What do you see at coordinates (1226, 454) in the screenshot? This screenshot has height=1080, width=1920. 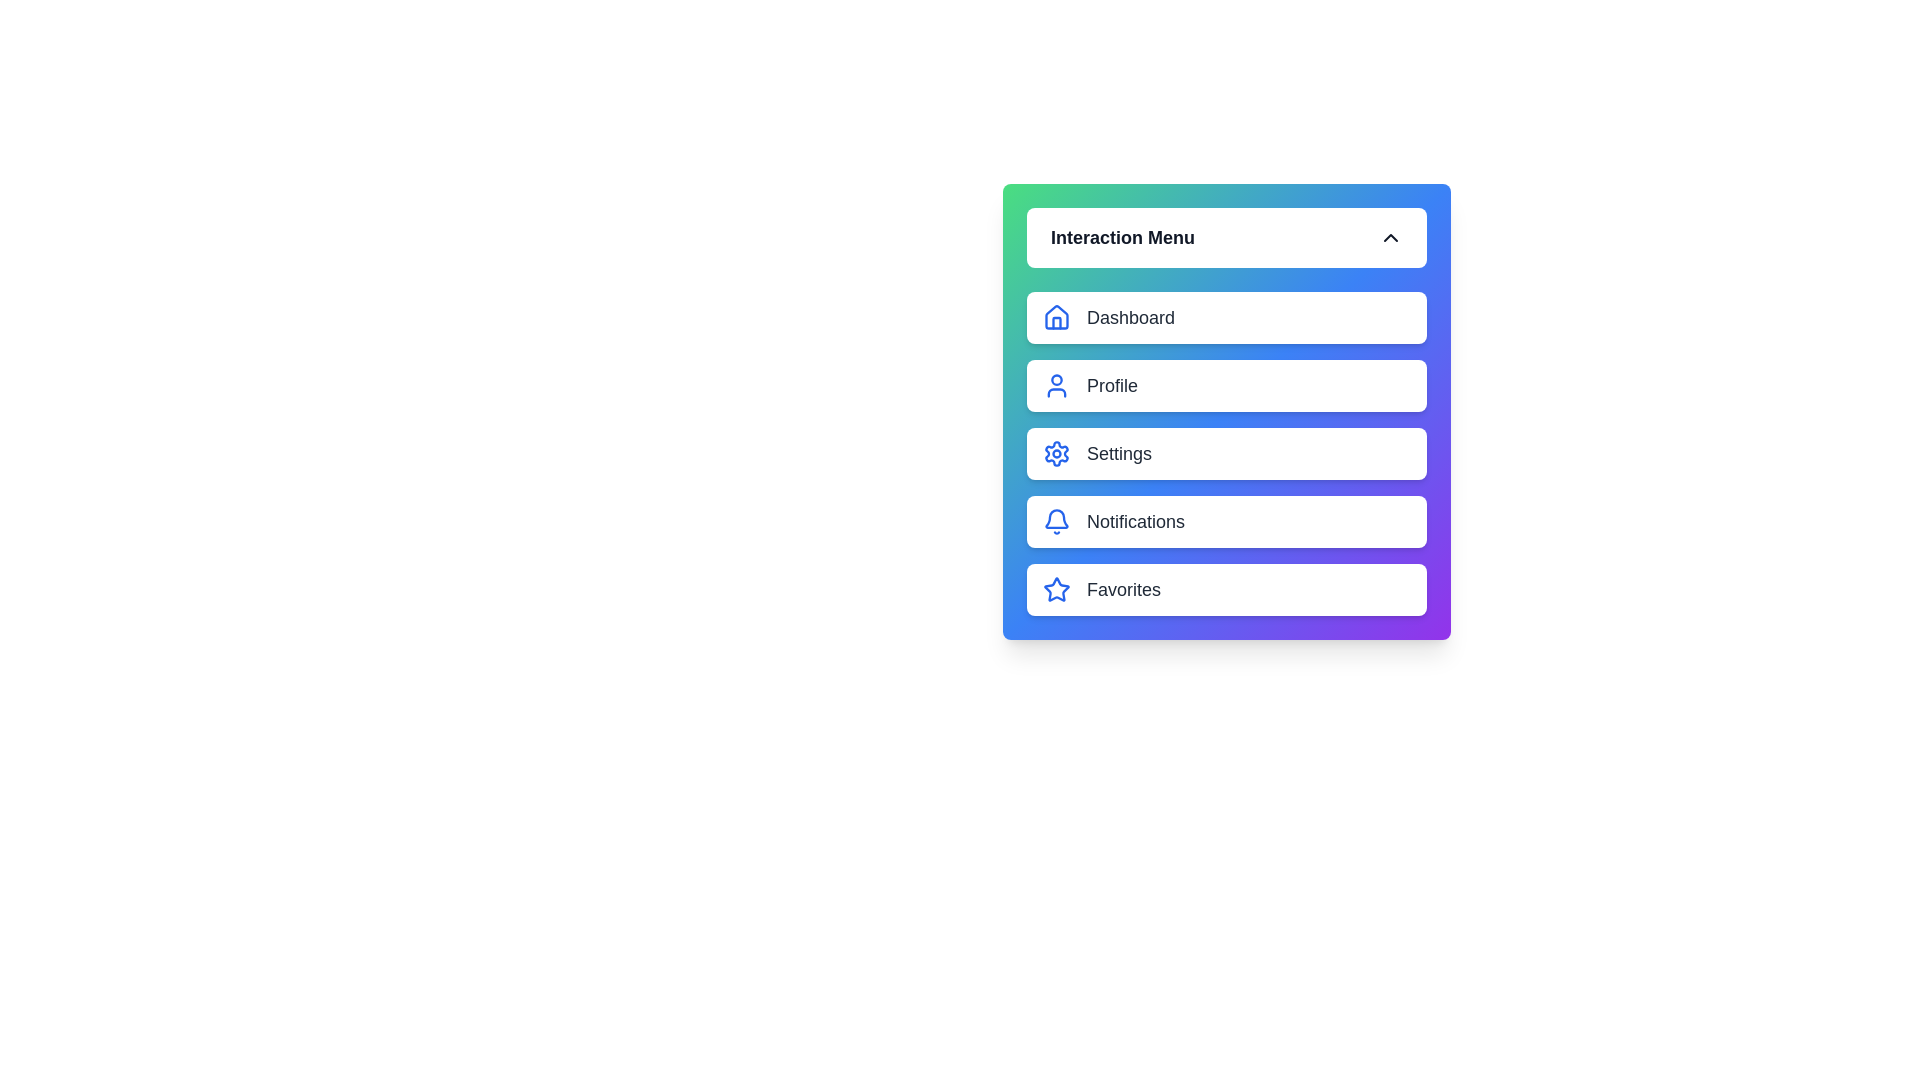 I see `the menu item Settings in the ModernProfileMenu` at bounding box center [1226, 454].